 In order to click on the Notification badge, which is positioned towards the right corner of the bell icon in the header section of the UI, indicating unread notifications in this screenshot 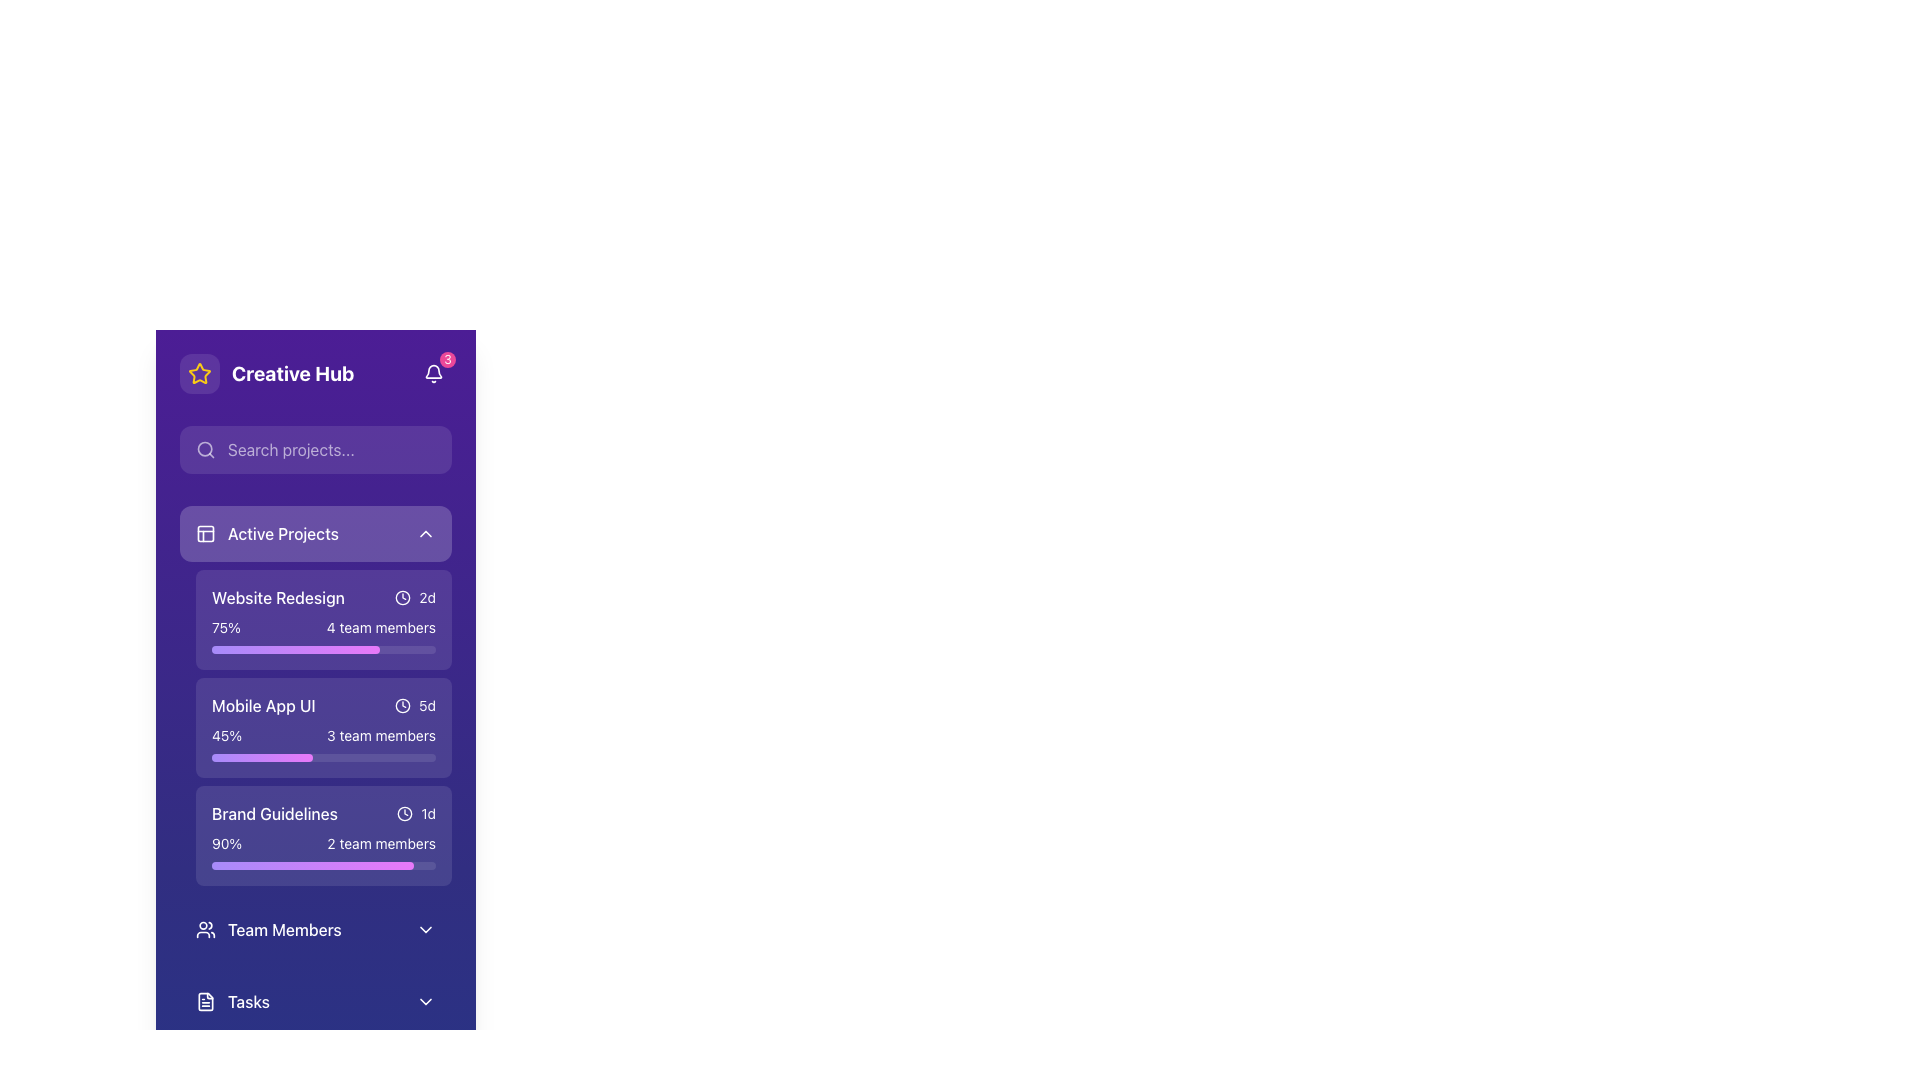, I will do `click(446, 358)`.